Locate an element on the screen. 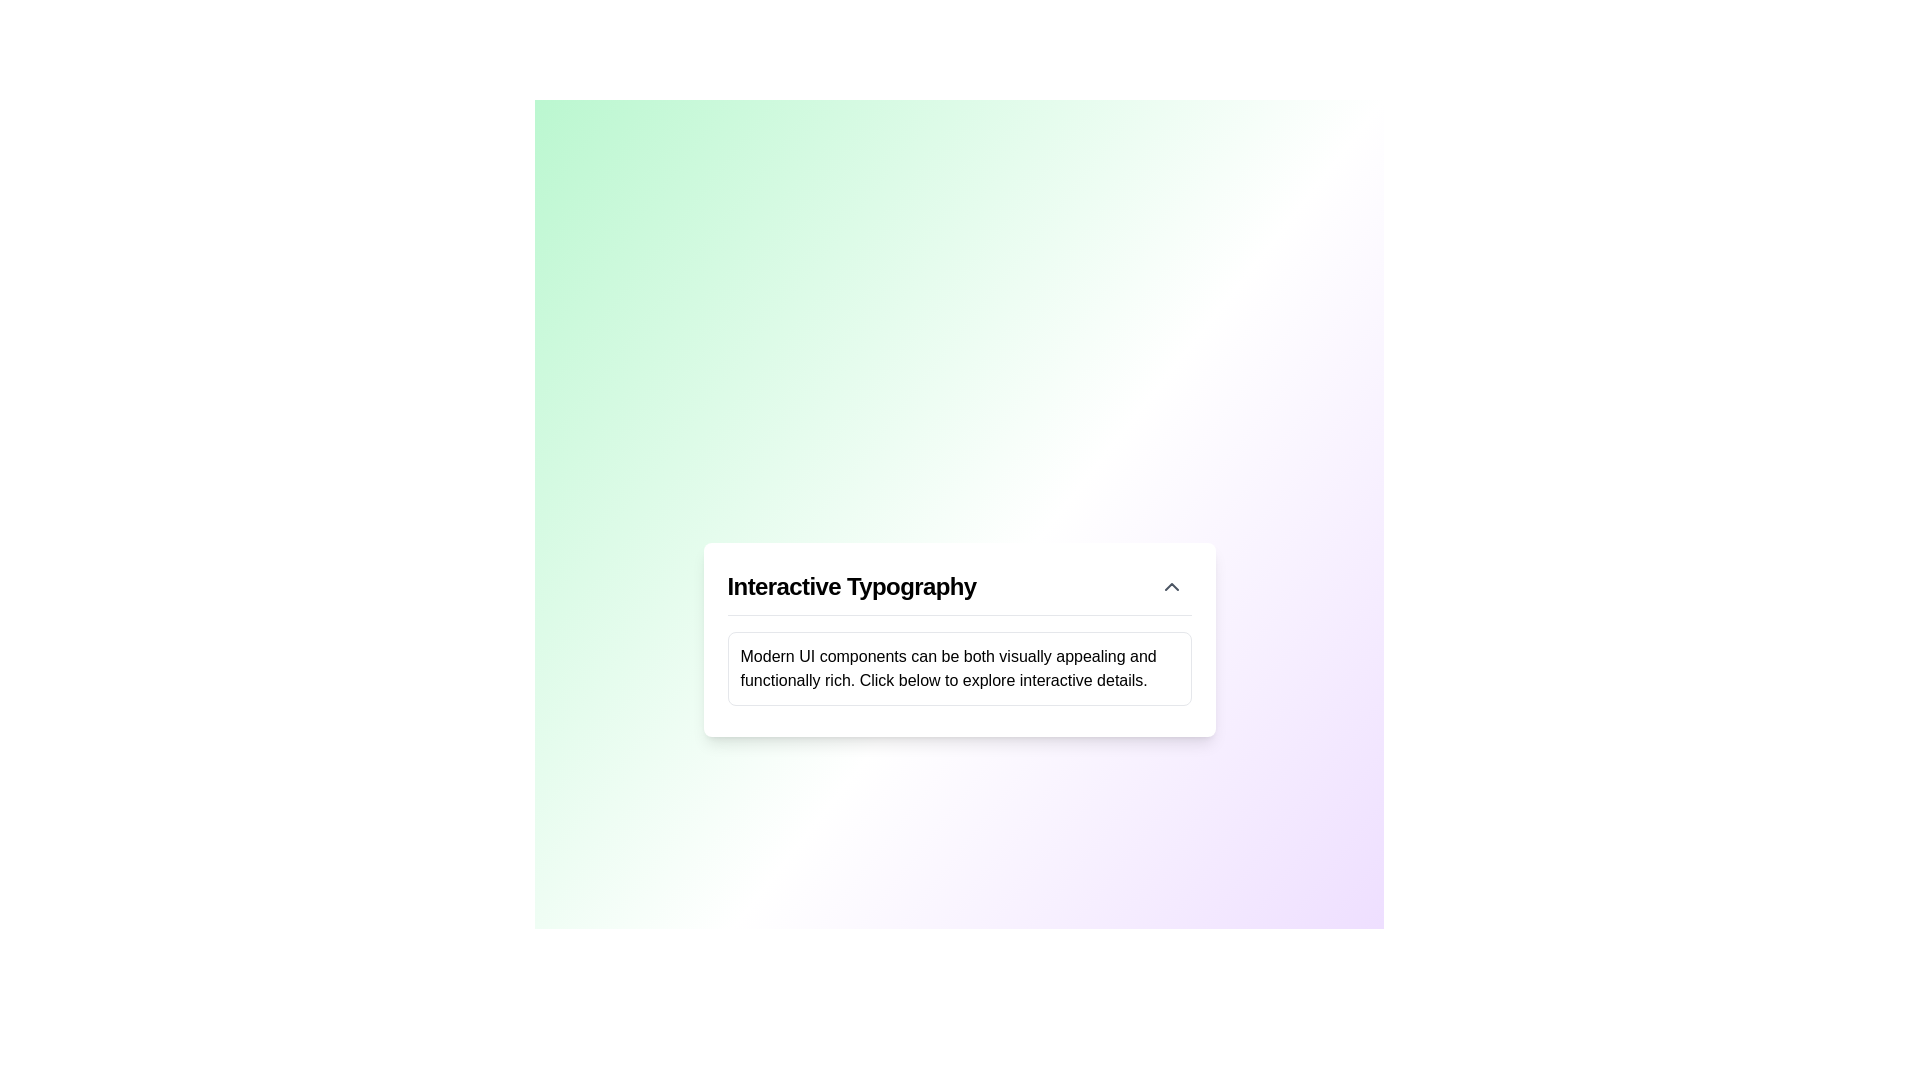  the upward-pointing chevron icon located in the top-right corner of the card component is located at coordinates (1171, 585).